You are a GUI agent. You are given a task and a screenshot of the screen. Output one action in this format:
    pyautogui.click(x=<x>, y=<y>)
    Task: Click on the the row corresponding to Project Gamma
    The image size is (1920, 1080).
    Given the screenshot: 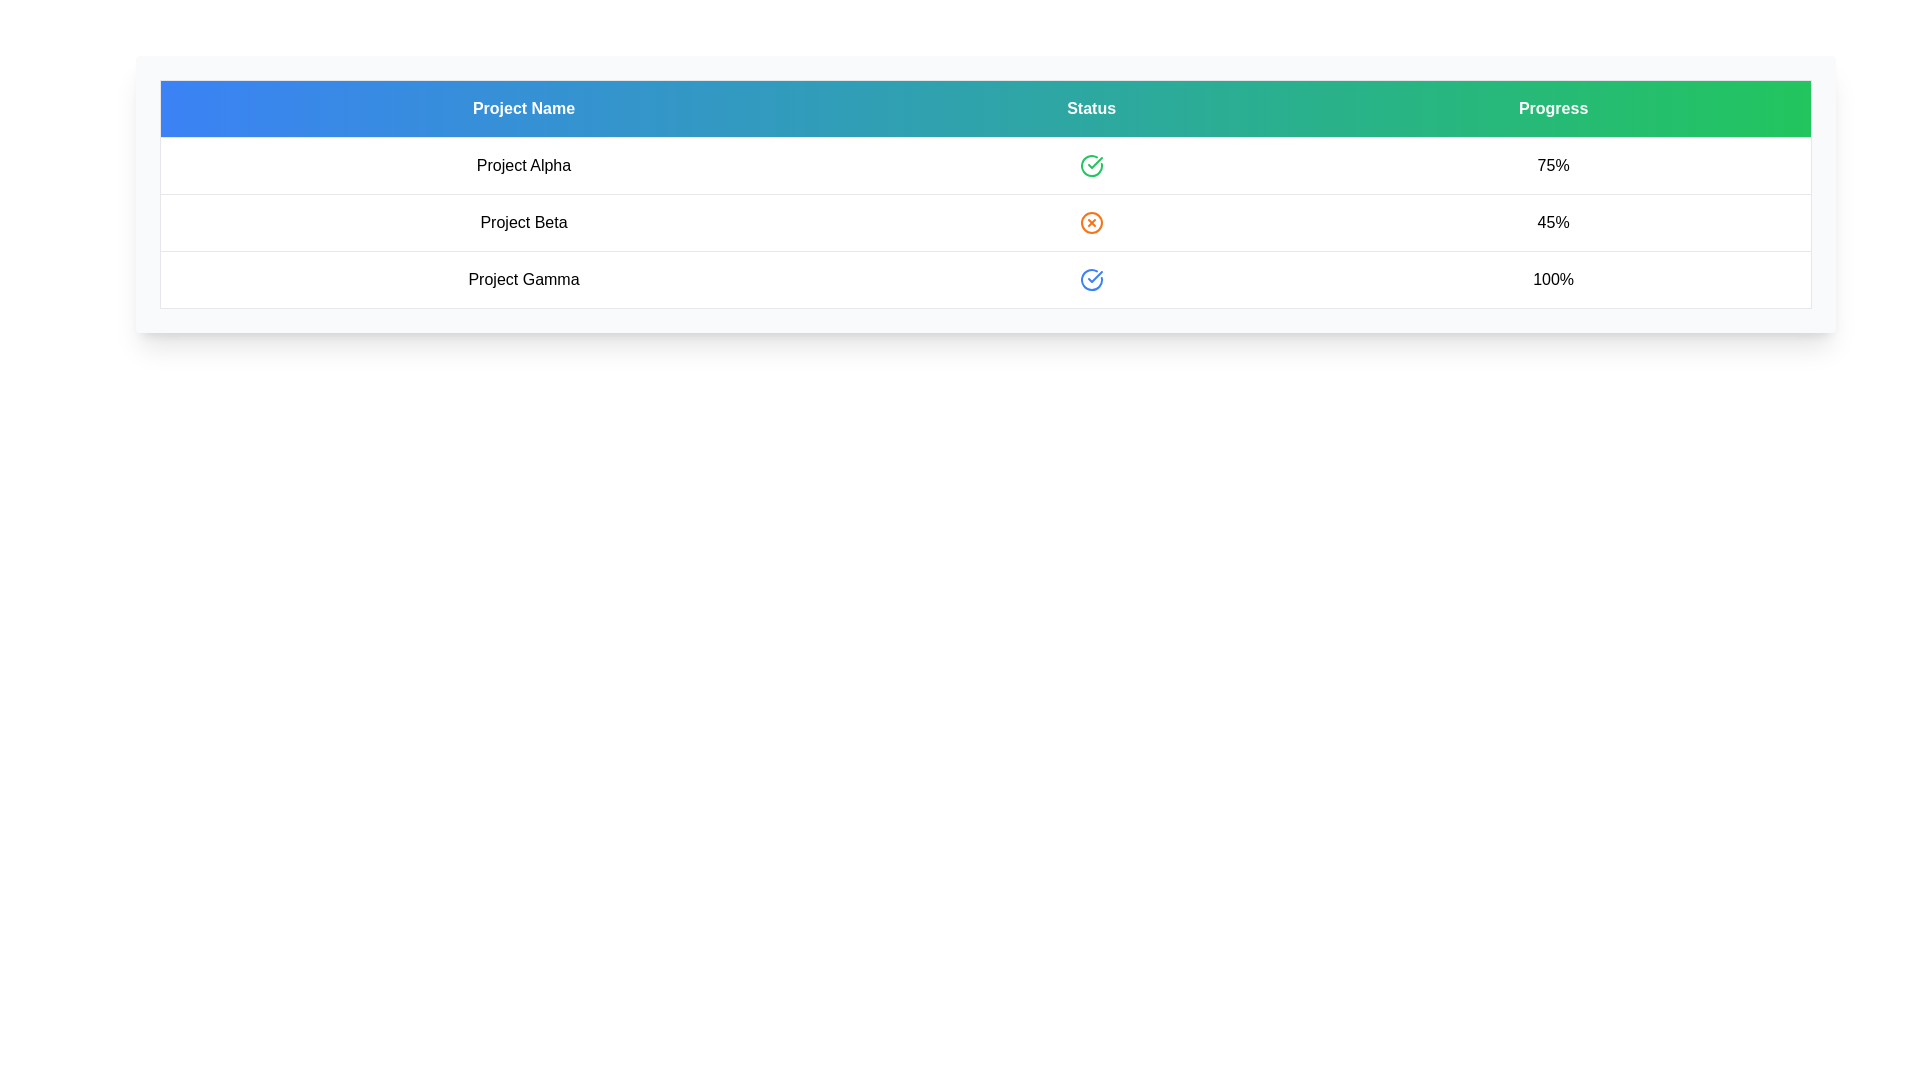 What is the action you would take?
    pyautogui.click(x=985, y=280)
    